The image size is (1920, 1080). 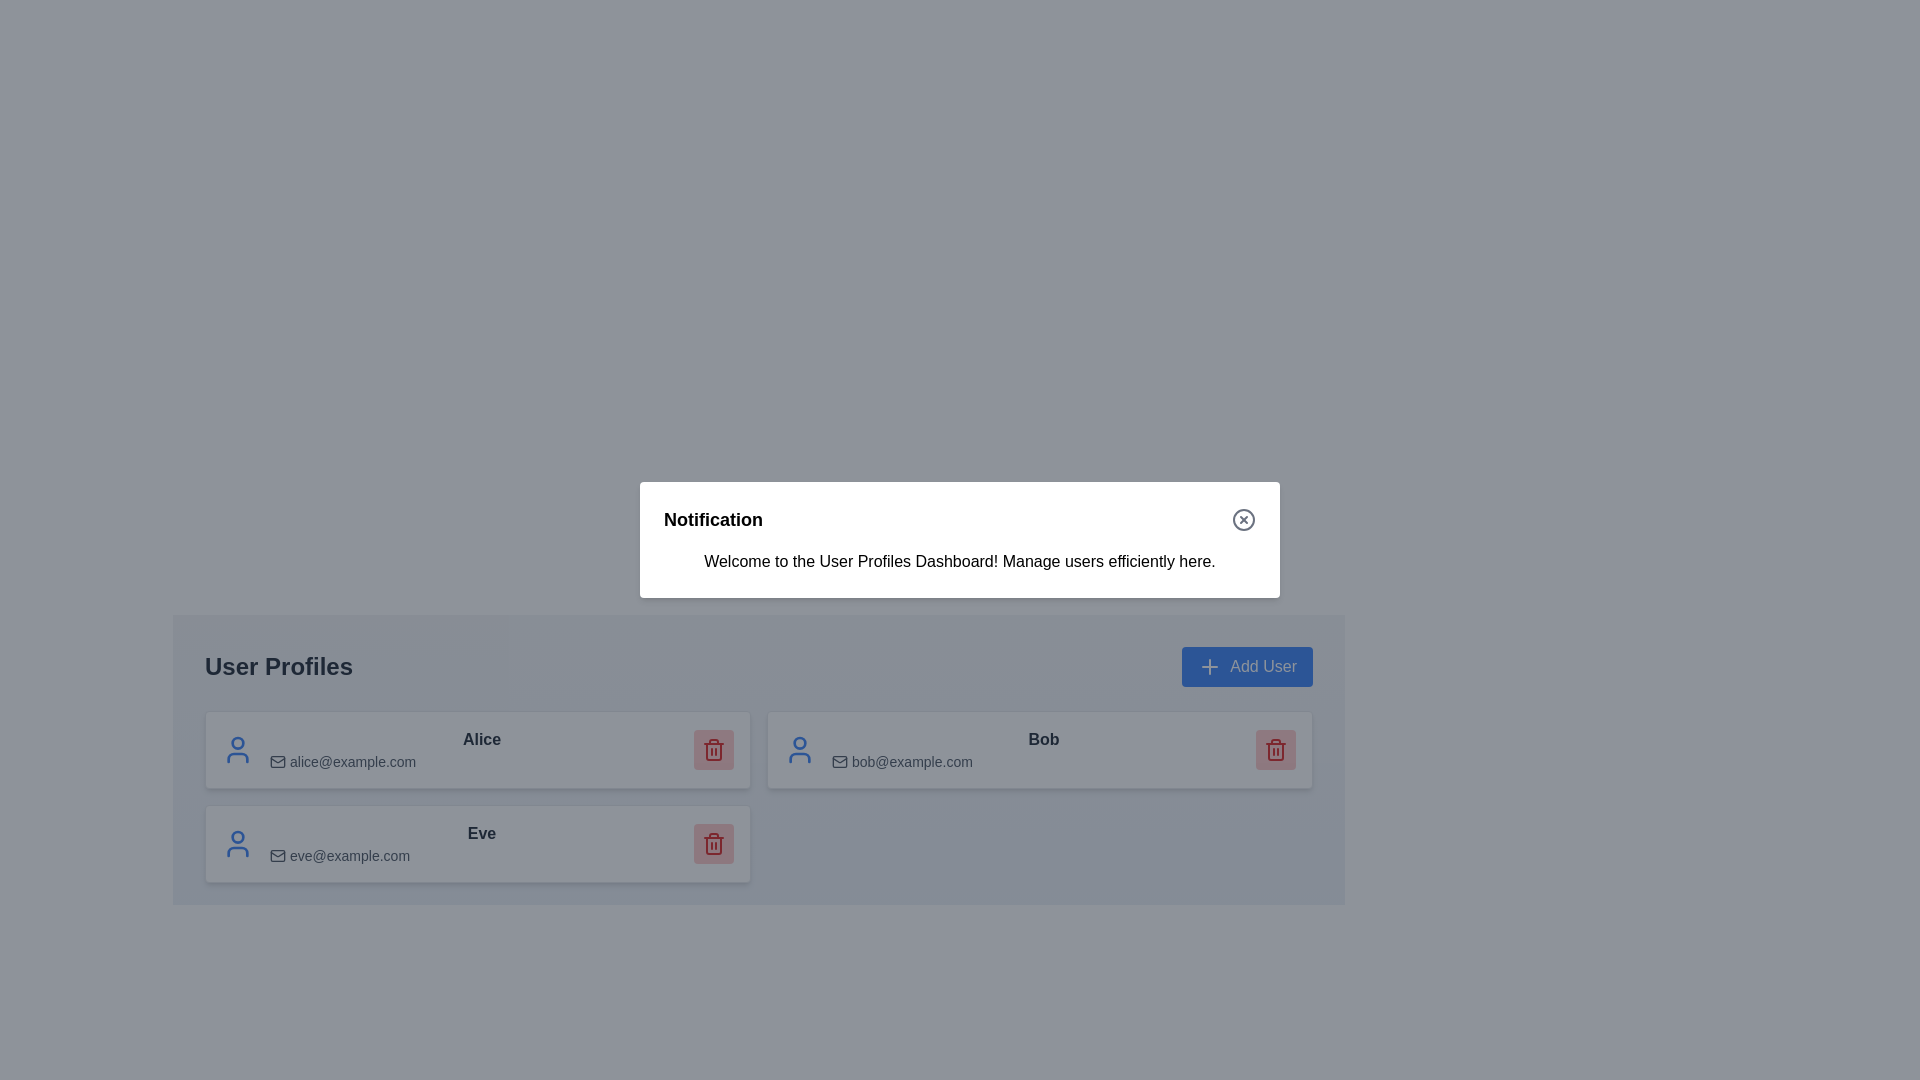 I want to click on the trash icon within the delete button on the right-hand side of the second row of user profile cards, so click(x=714, y=844).